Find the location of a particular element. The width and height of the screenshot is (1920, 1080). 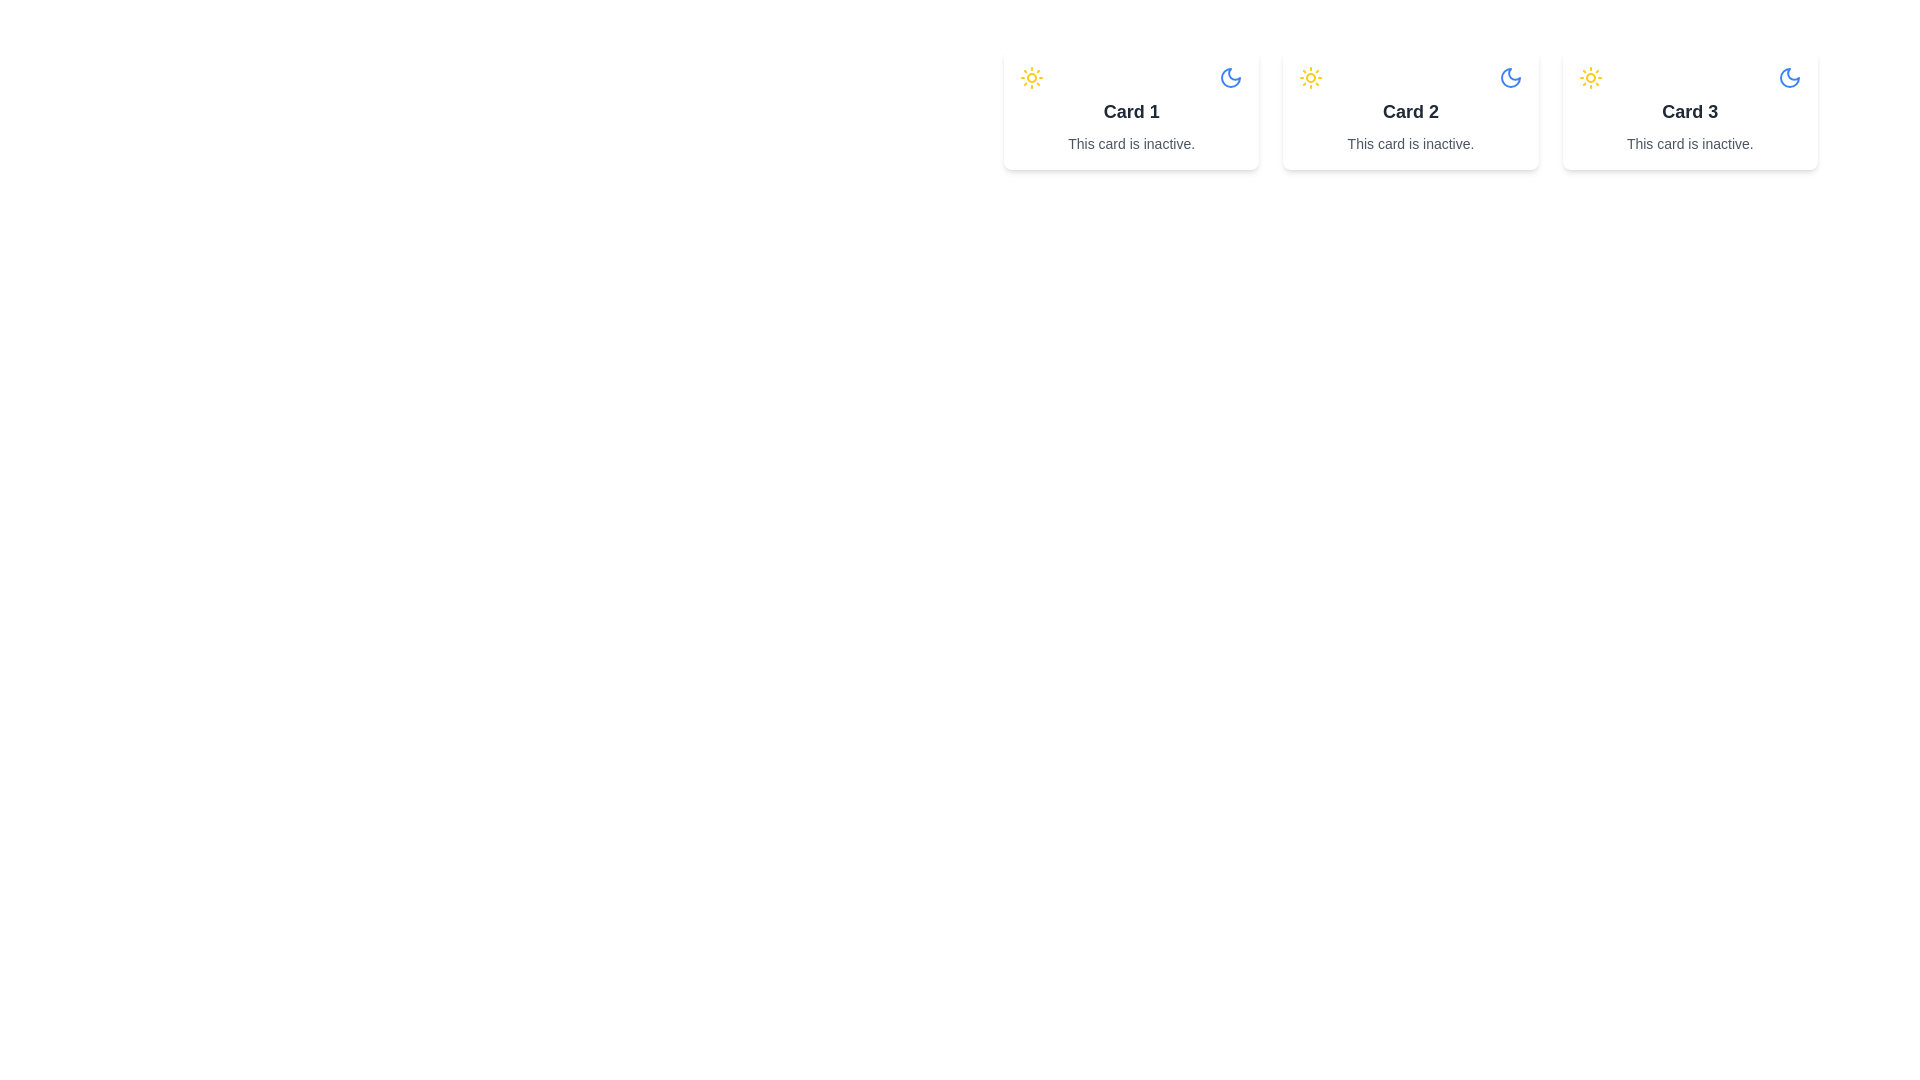

text content of the descriptive label indicating the inactive state of the associated card located below 'Card 2' in the second card of the horizontally aligned card layout is located at coordinates (1410, 142).